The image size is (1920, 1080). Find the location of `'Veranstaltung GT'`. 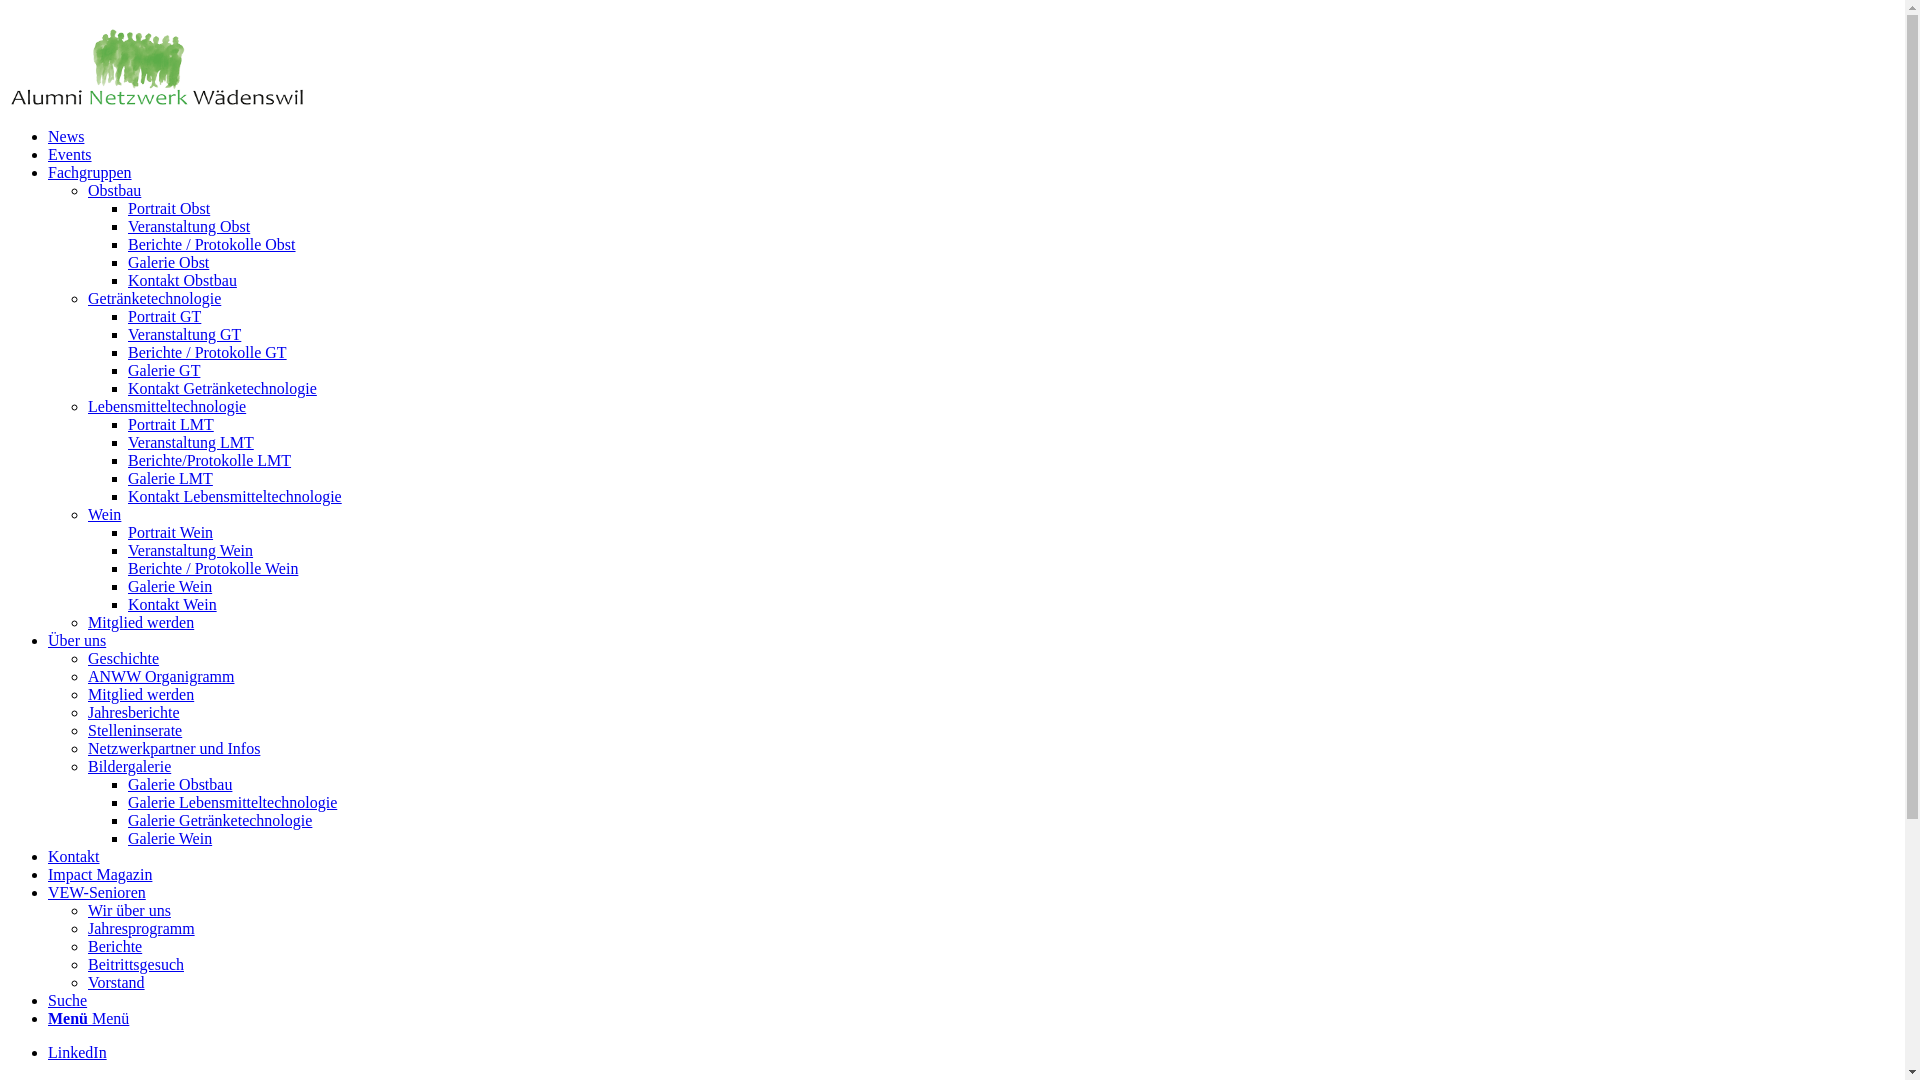

'Veranstaltung GT' is located at coordinates (184, 333).